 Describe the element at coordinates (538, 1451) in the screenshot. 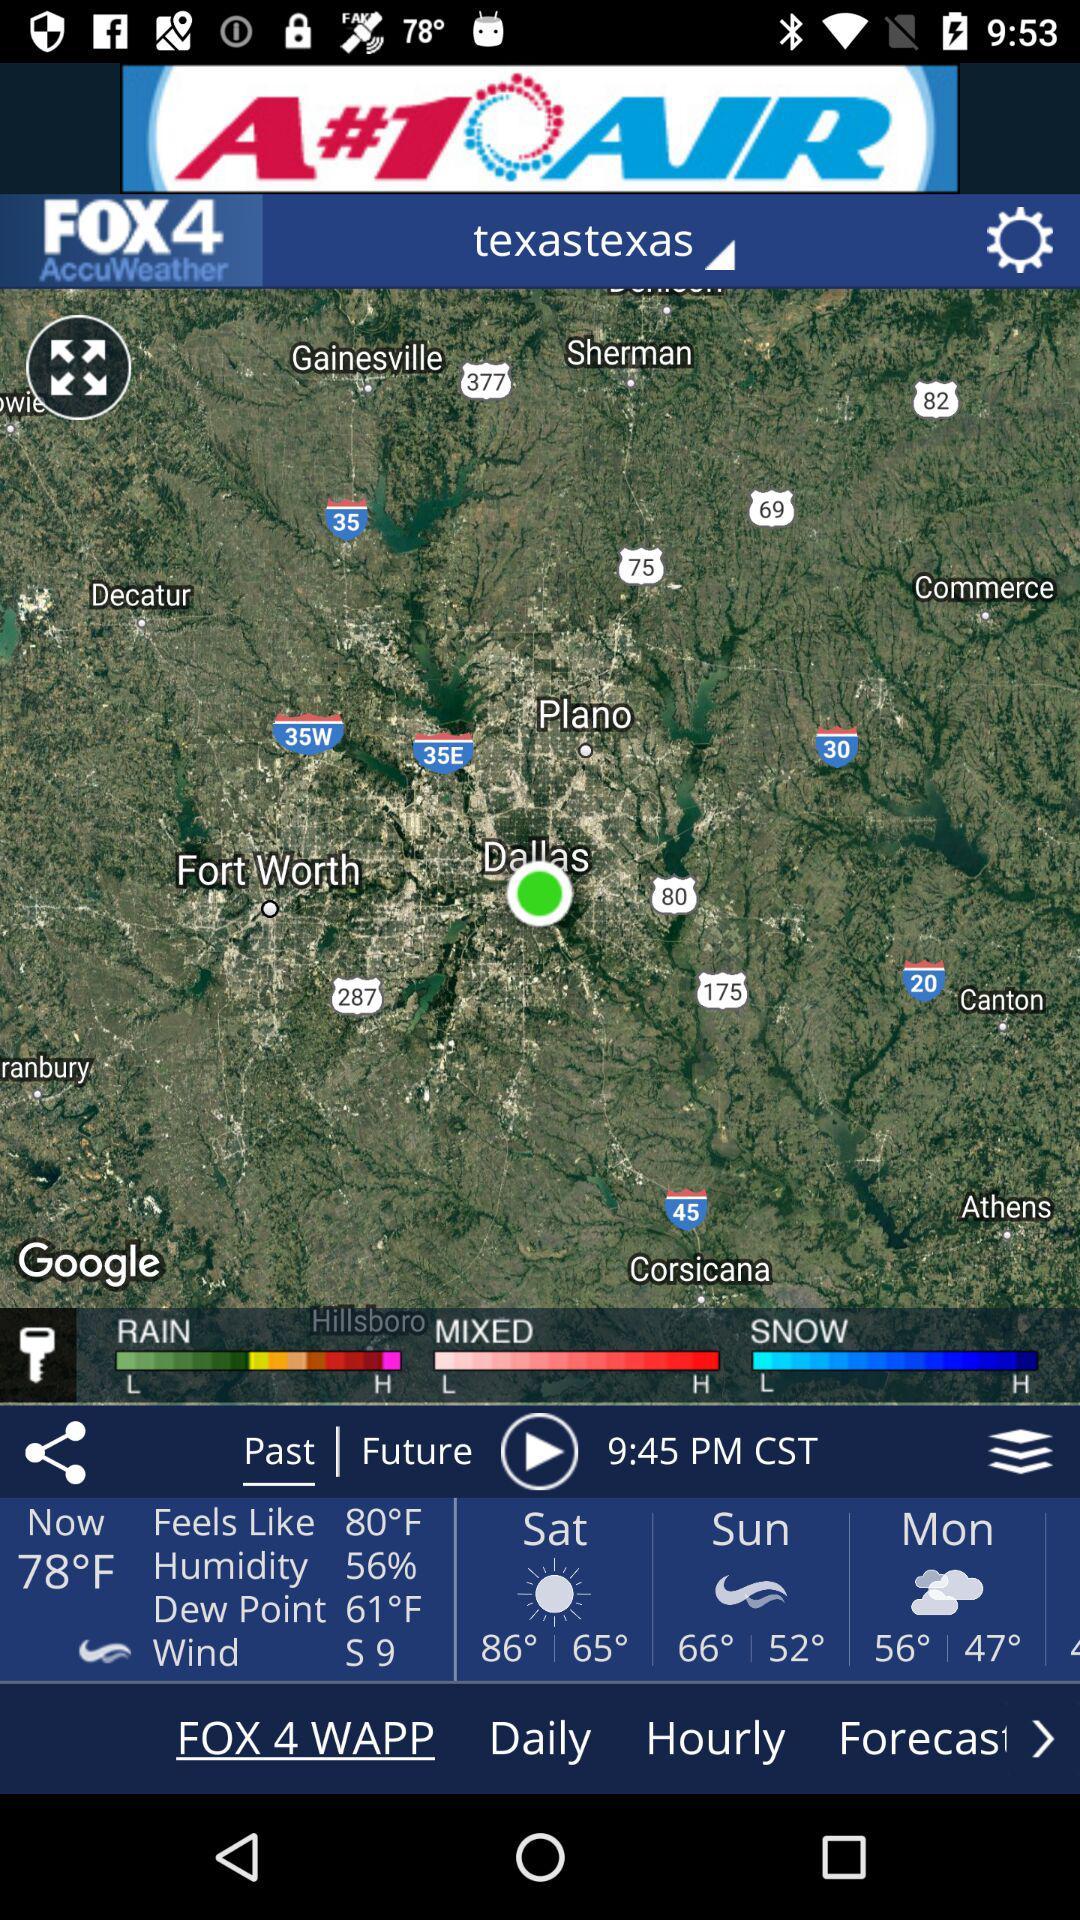

I see `the icon next to future` at that location.